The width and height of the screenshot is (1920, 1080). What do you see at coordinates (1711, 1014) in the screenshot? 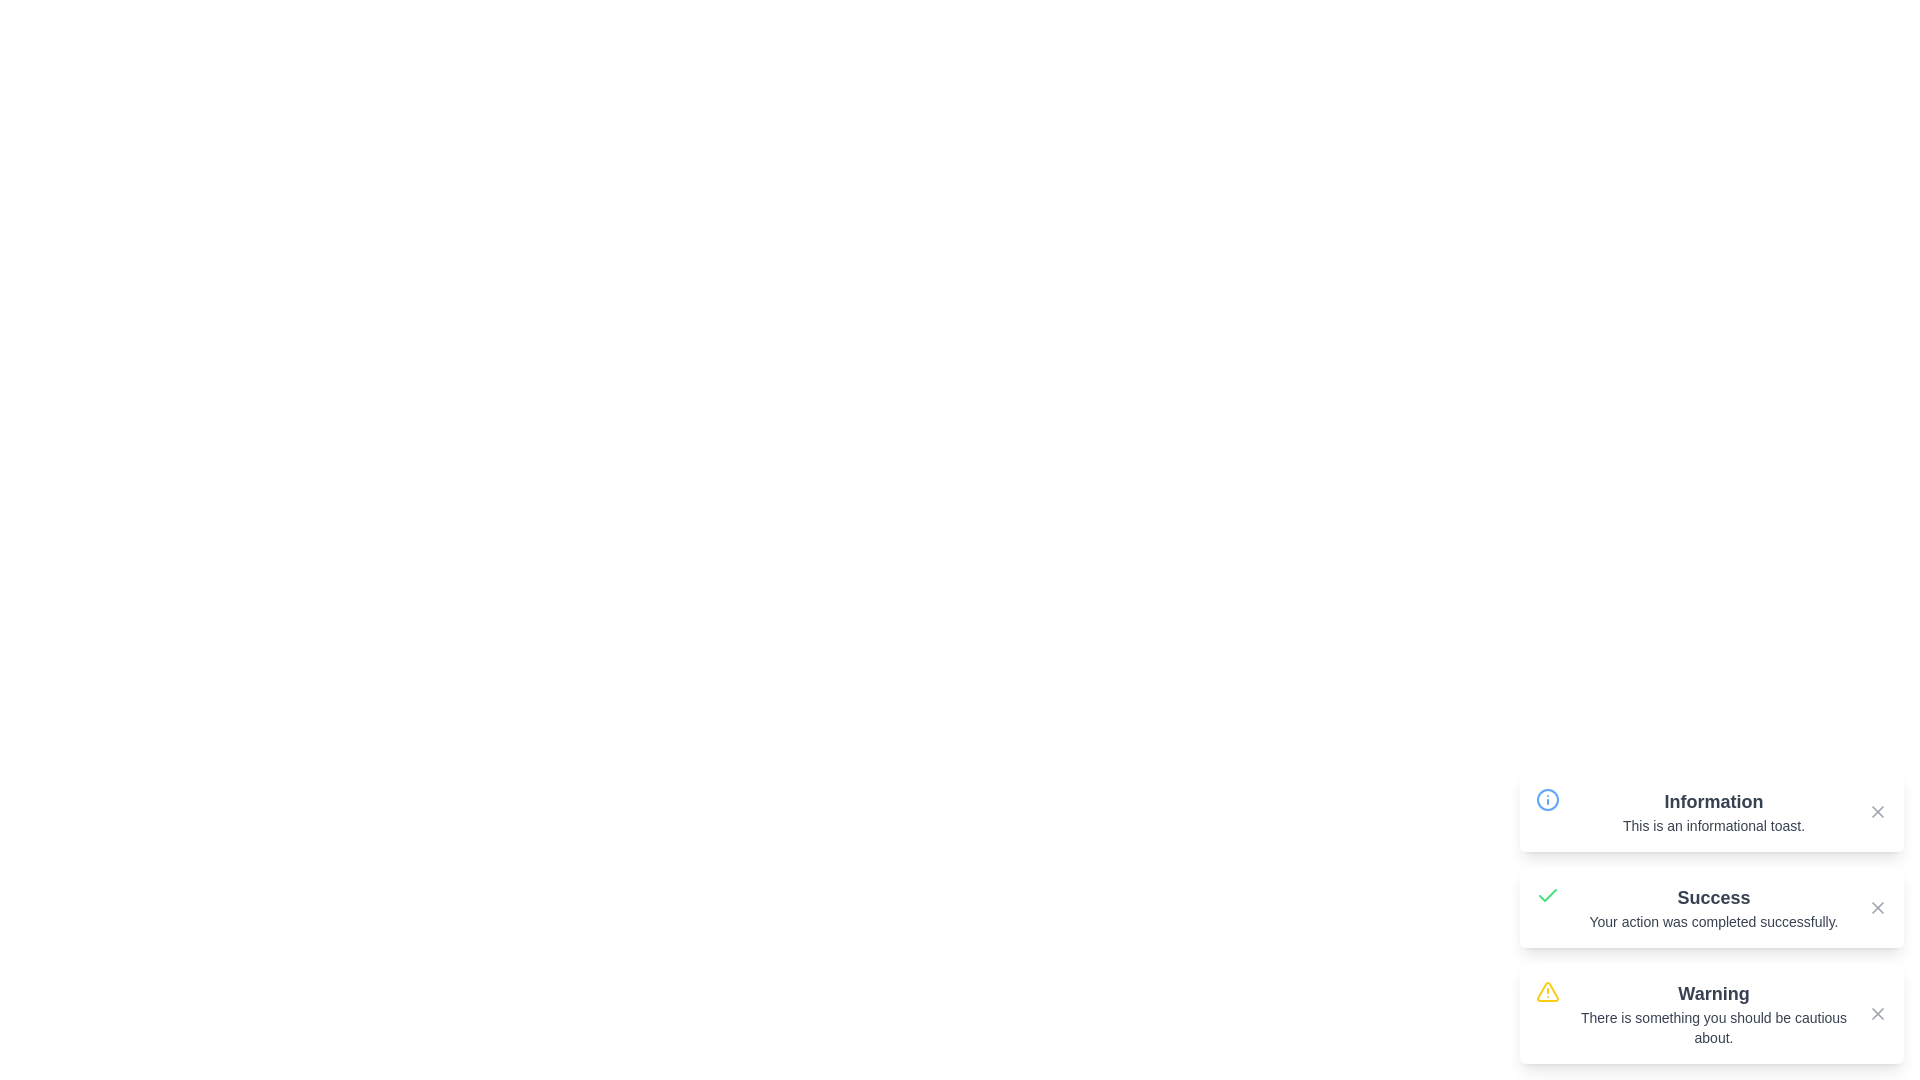
I see `the third notification toast with a warning theme that contains a yellow warning icon, a bold title 'Warning', and a descriptive message 'There is something you should be cautious about.'` at bounding box center [1711, 1014].